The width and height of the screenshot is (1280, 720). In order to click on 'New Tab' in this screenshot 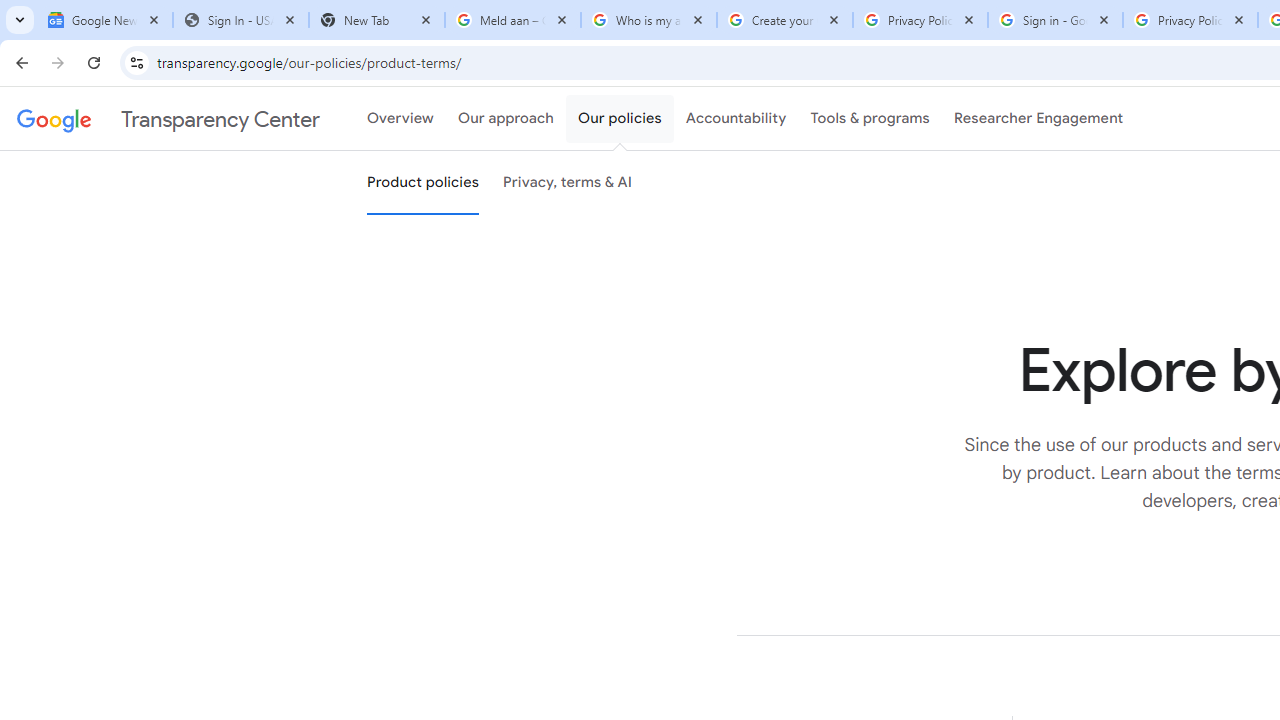, I will do `click(376, 20)`.